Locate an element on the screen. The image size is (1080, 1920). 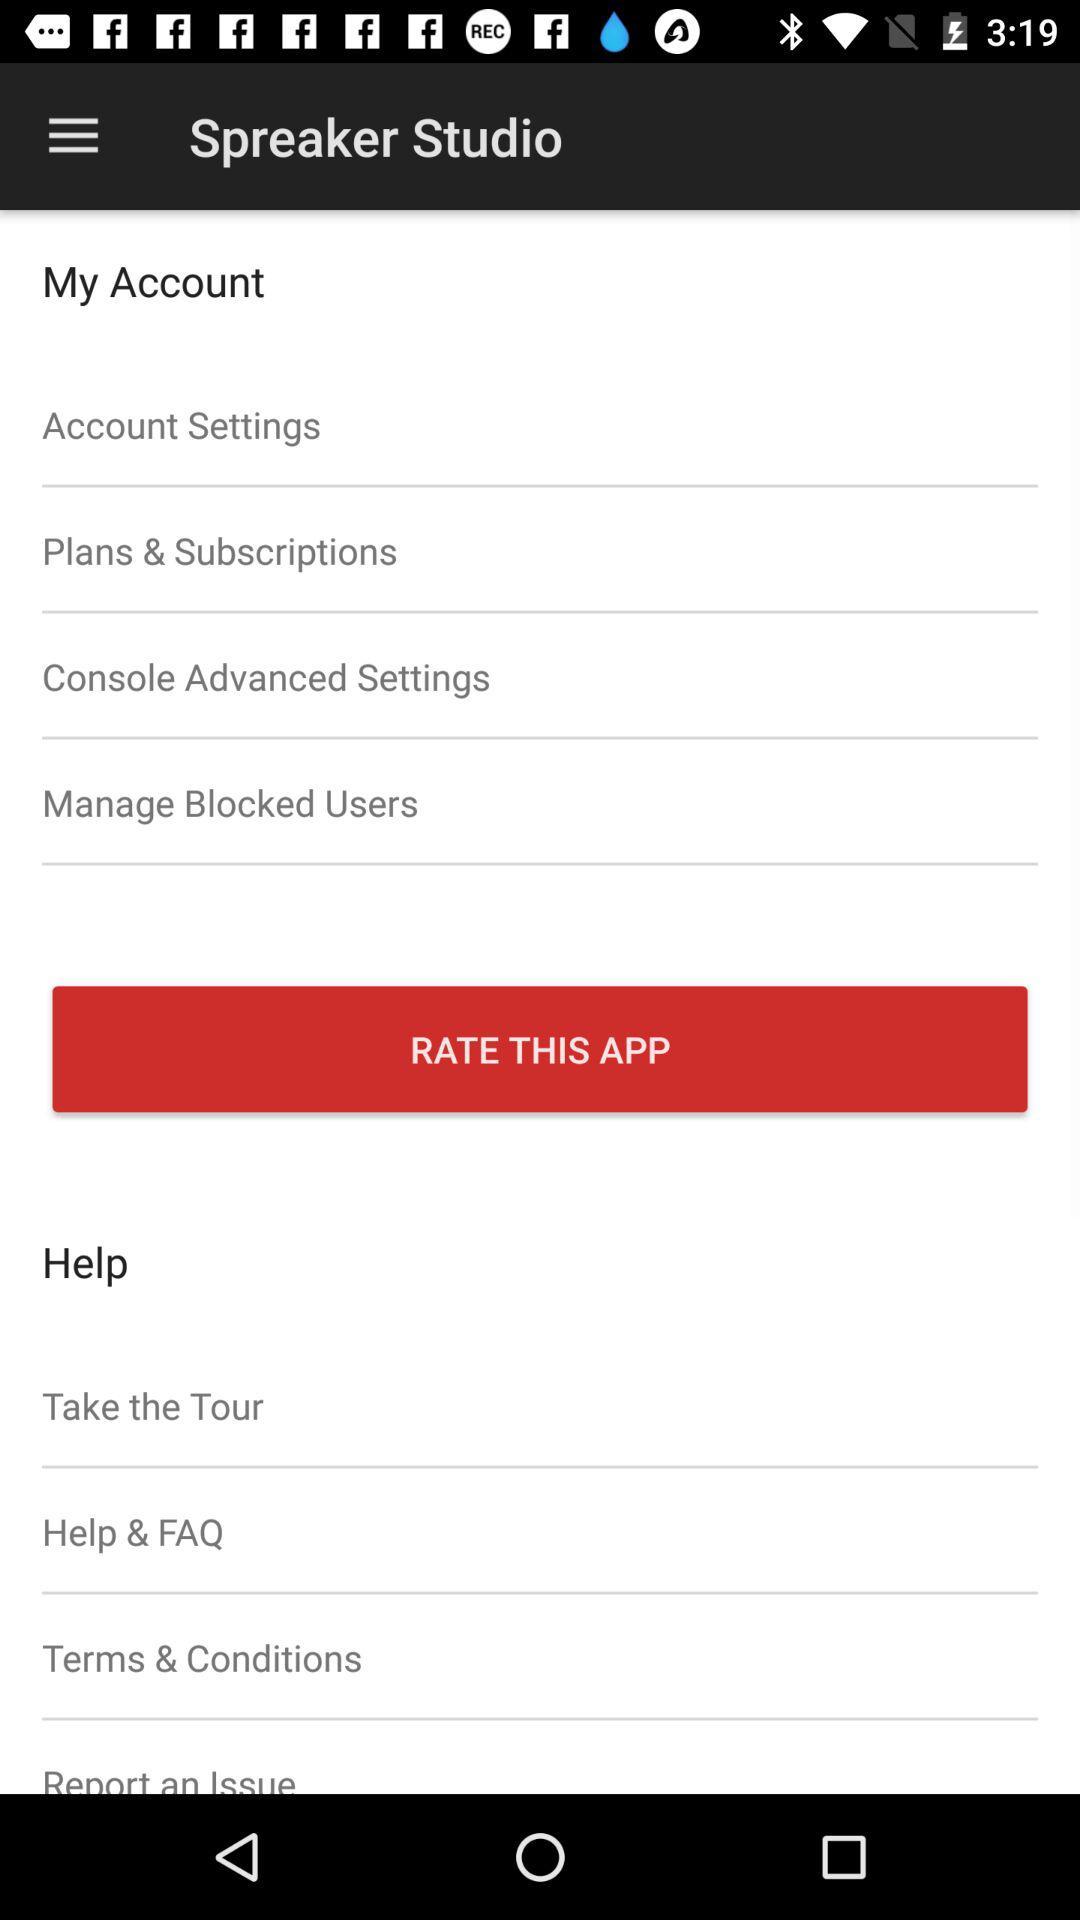
the icon below terms & conditions is located at coordinates (540, 1756).